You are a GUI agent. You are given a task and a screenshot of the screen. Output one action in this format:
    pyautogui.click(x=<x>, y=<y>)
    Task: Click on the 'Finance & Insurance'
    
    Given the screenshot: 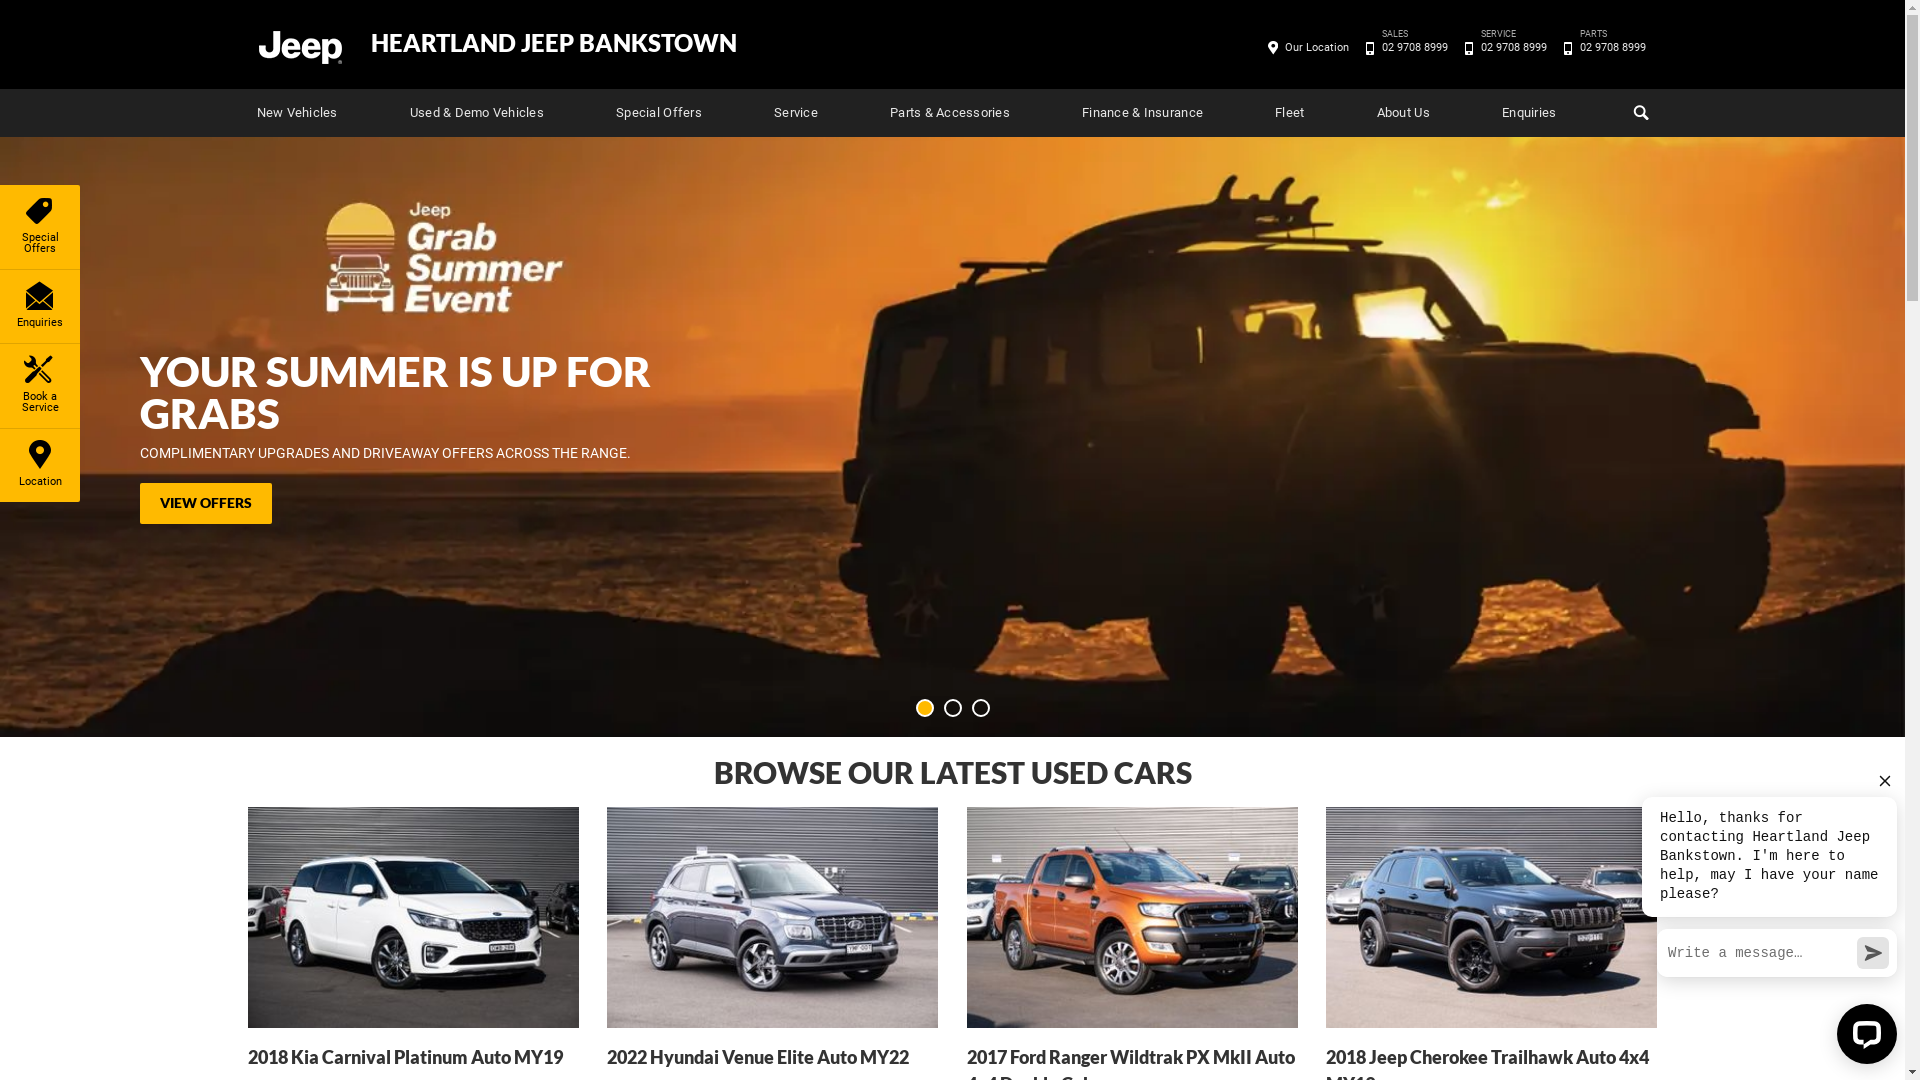 What is the action you would take?
    pyautogui.click(x=1080, y=112)
    